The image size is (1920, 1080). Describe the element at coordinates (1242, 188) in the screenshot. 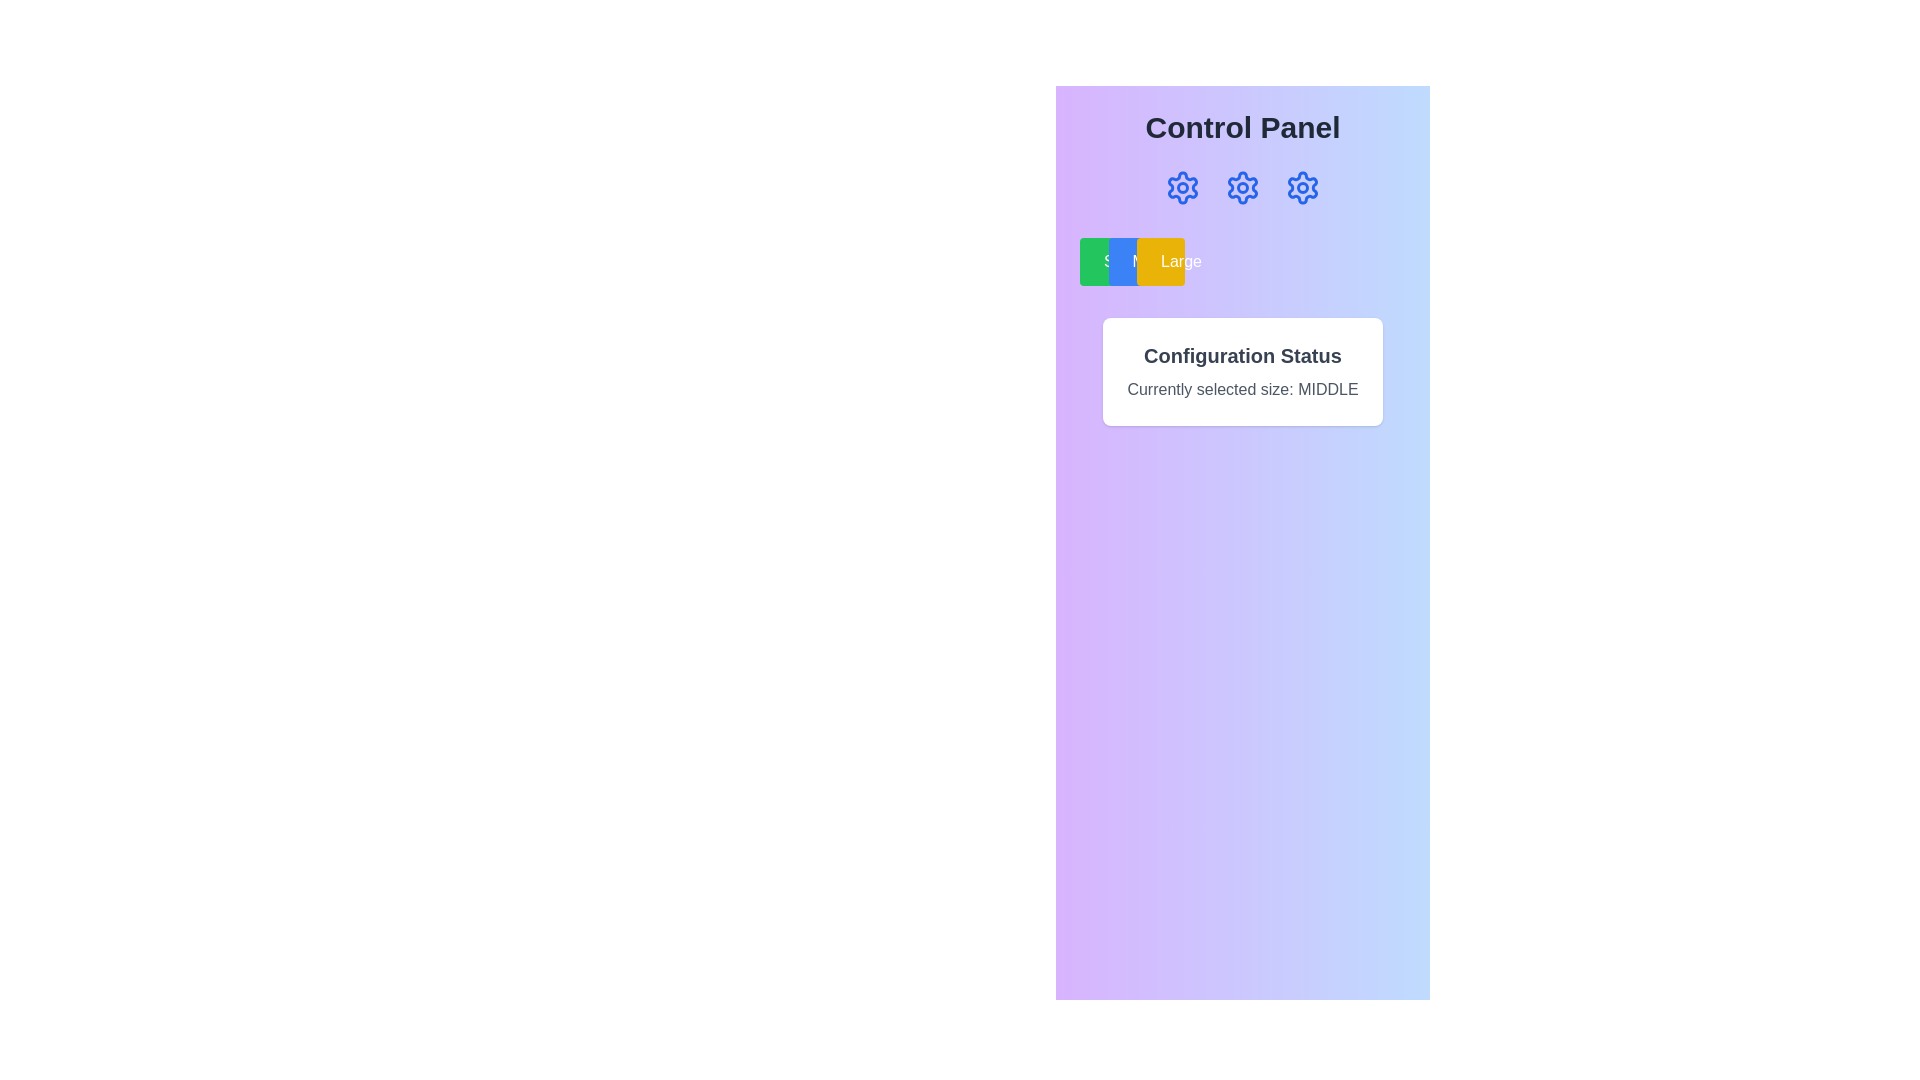

I see `the middle gear-shaped icon with a blue outline` at that location.